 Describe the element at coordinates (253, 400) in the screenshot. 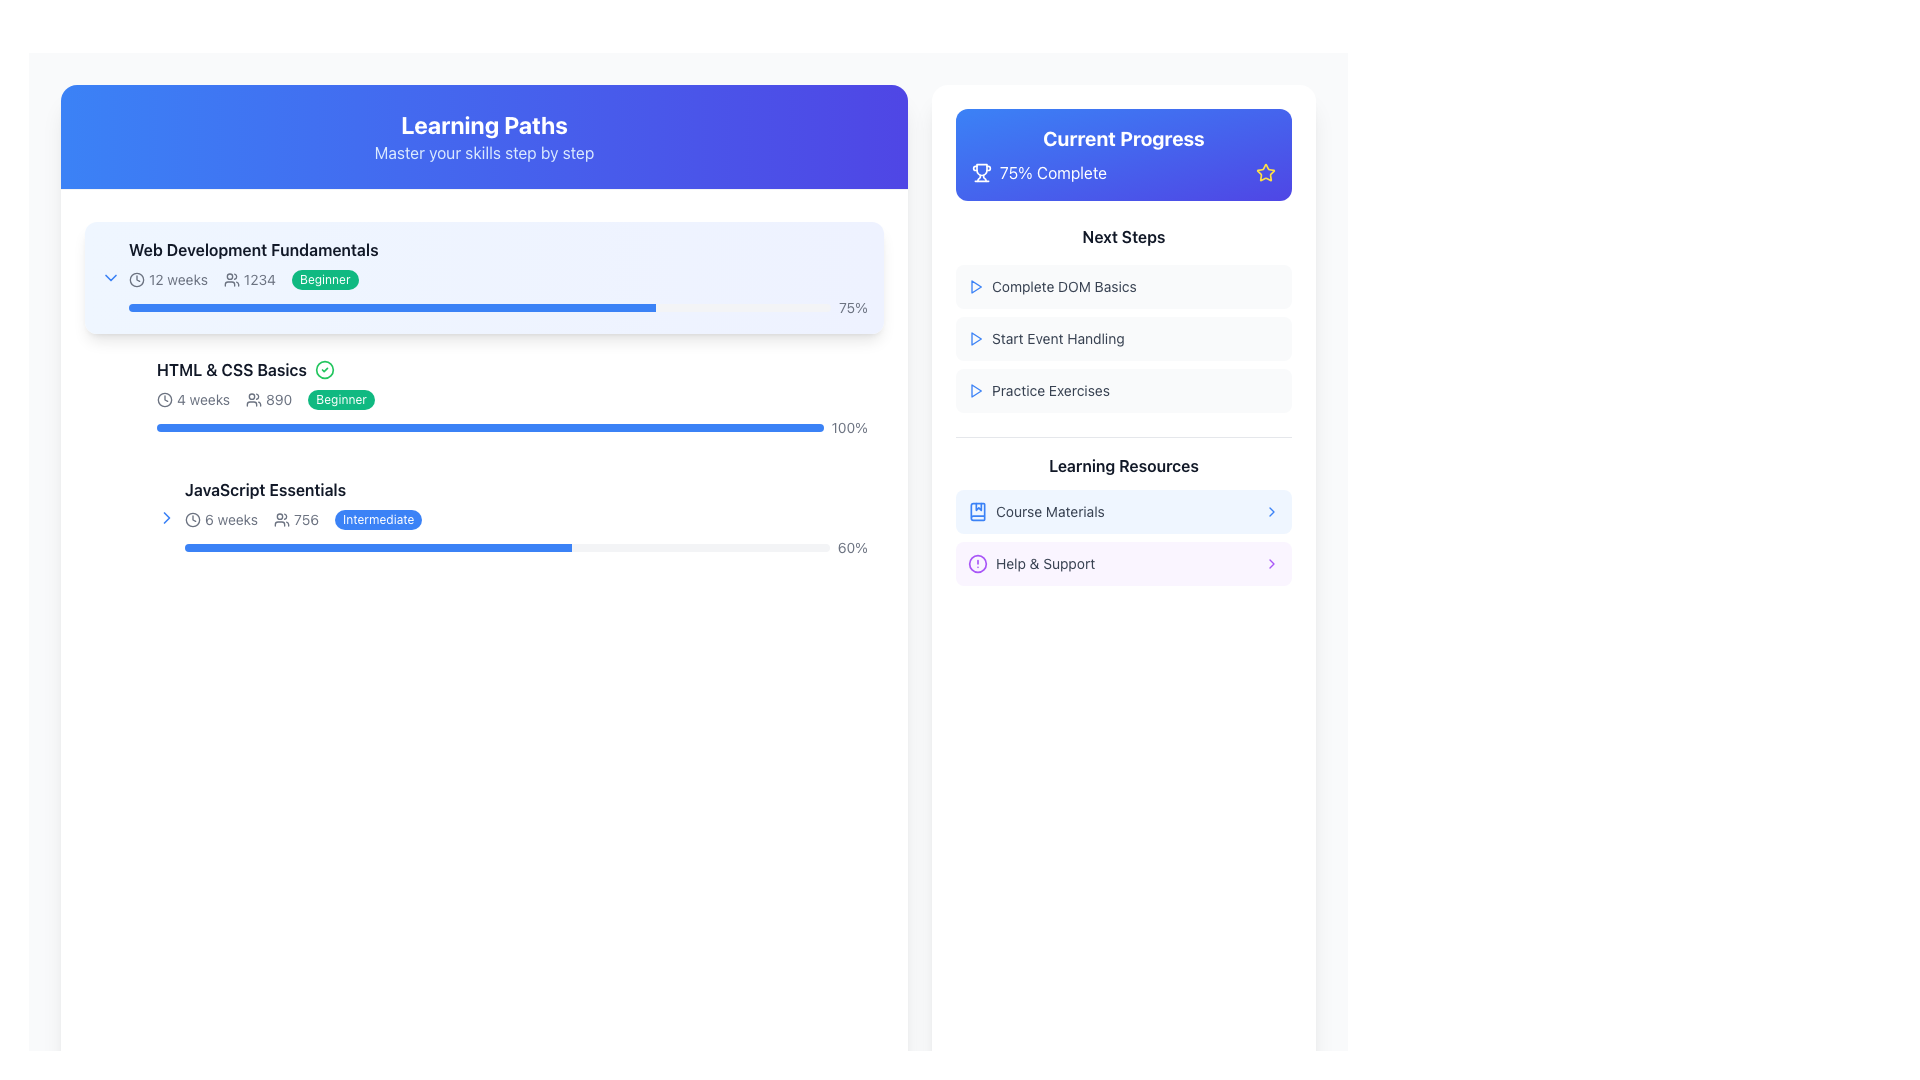

I see `the SVG icon representing the number of participants for the 'HTML & CSS Basics' course, located in the second card under the 'Learning Paths' section, to the left of the text '890'` at that location.